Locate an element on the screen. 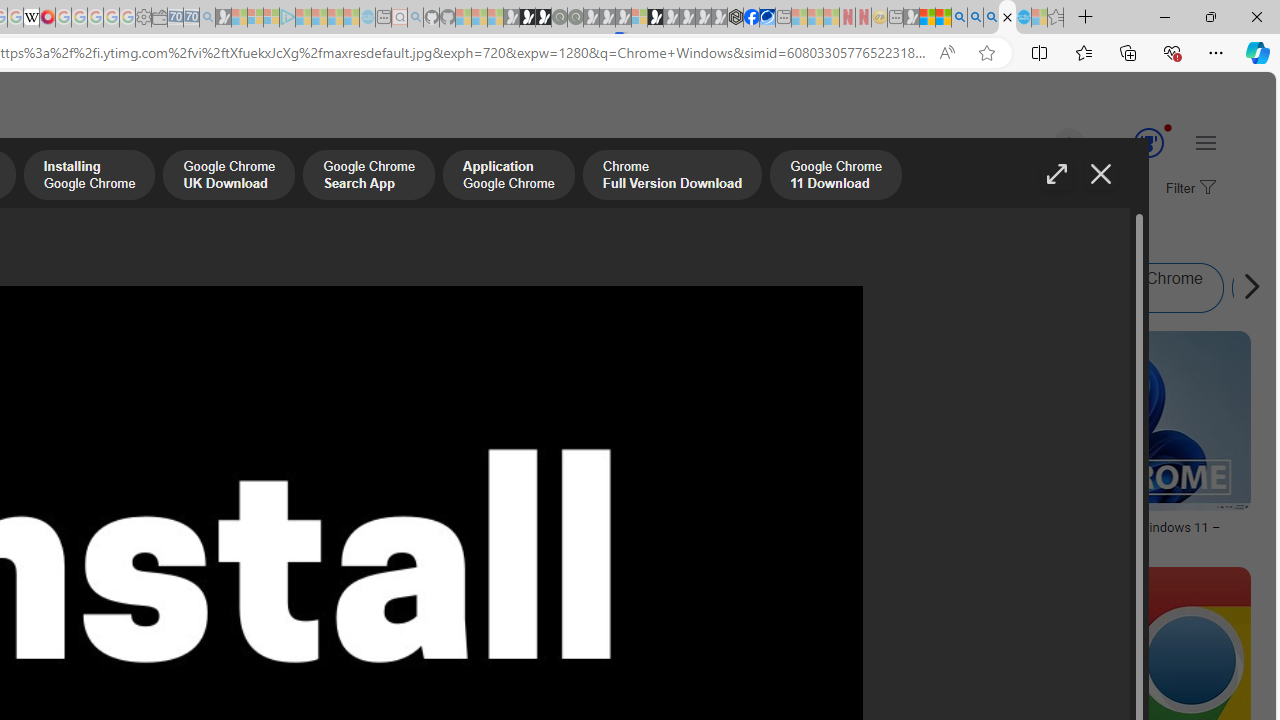 The image size is (1280, 720). 'Settings - Sleeping' is located at coordinates (142, 17).